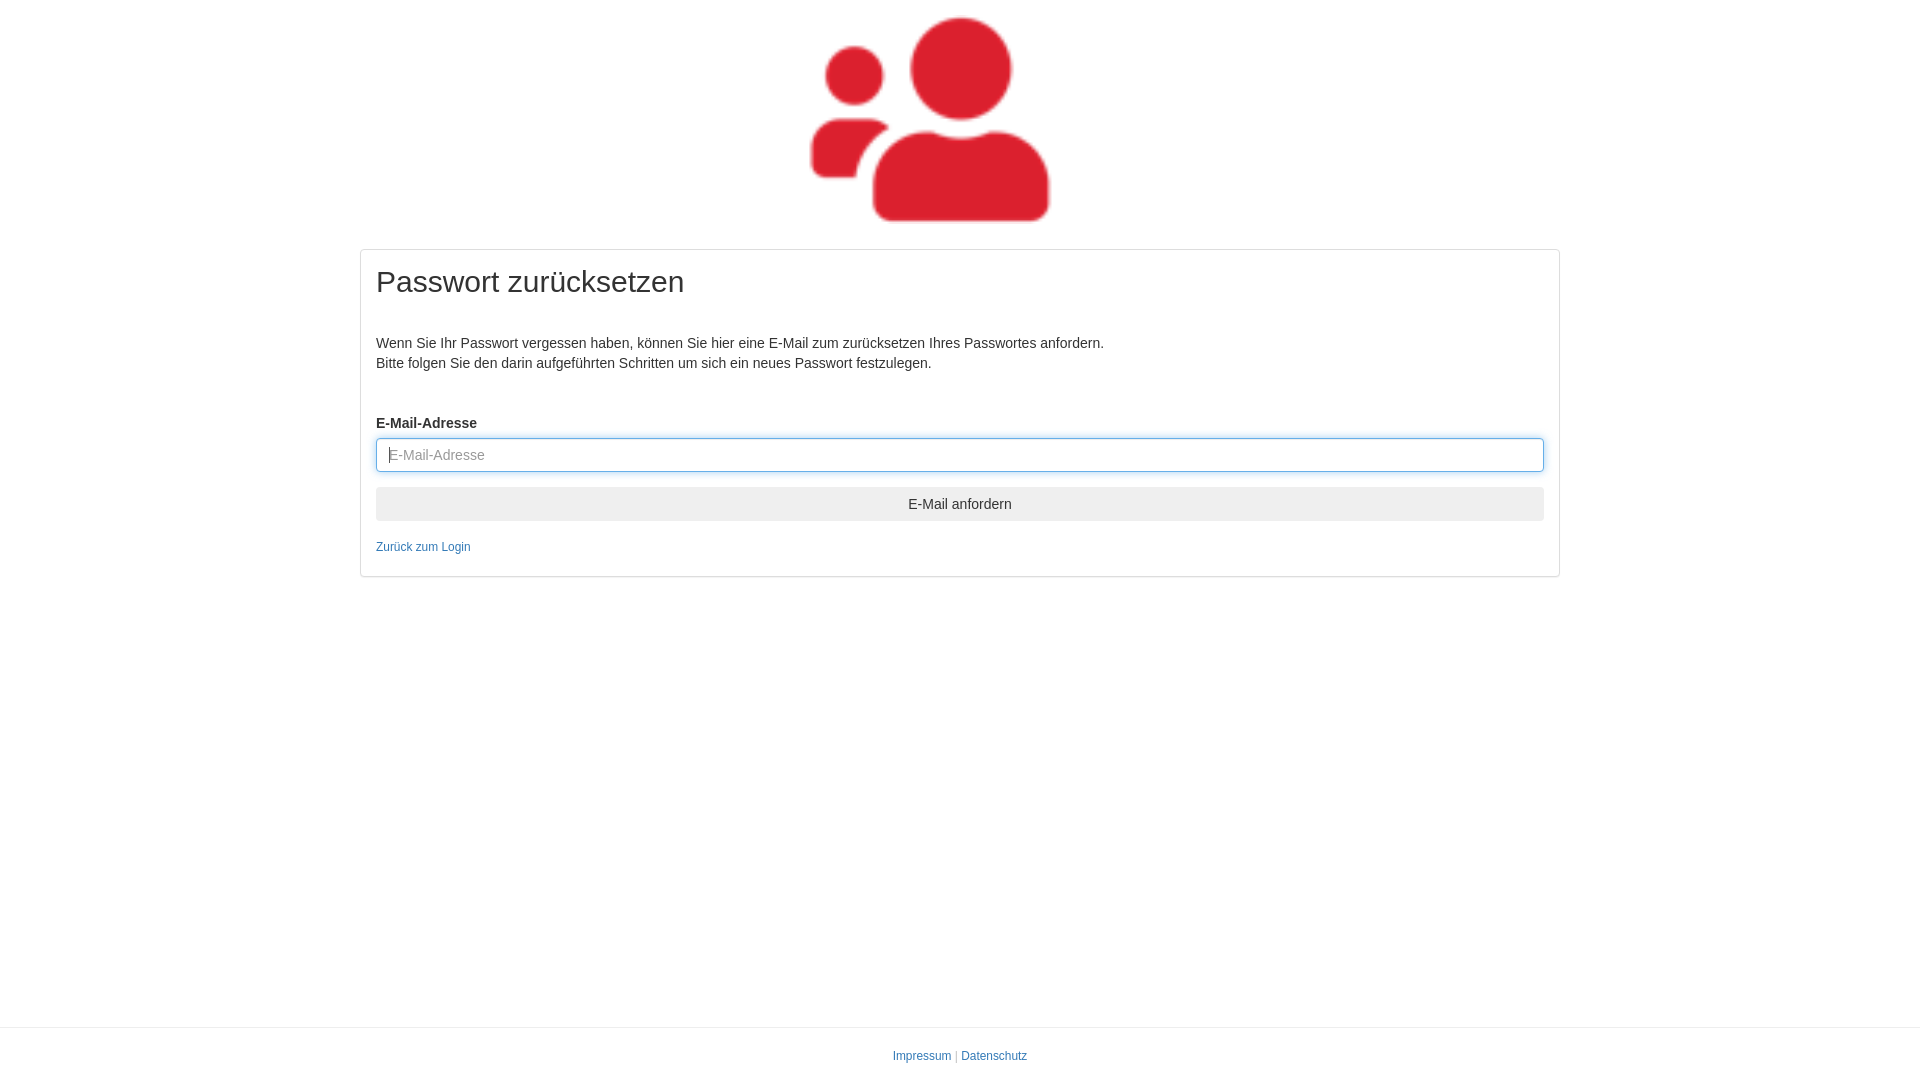 The height and width of the screenshot is (1080, 1920). What do you see at coordinates (960, 1055) in the screenshot?
I see `'Datenschutz'` at bounding box center [960, 1055].